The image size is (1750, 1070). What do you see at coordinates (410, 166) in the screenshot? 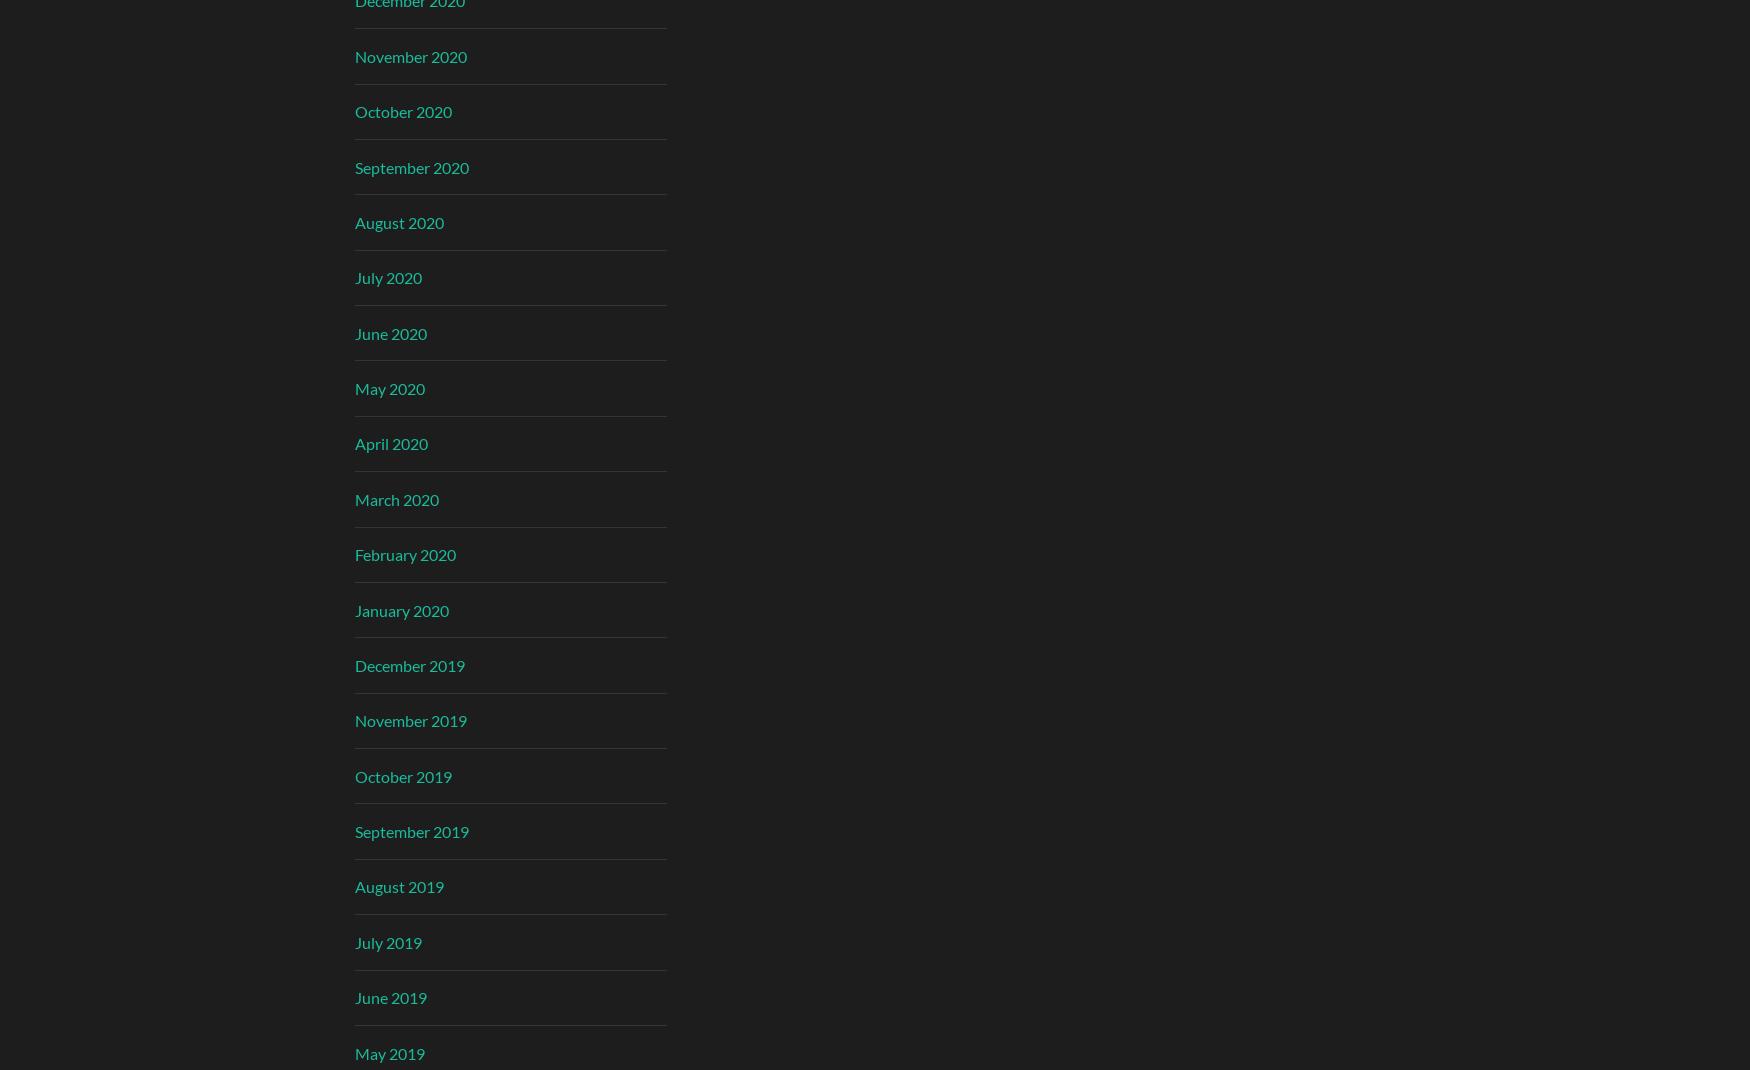
I see `'September 2020'` at bounding box center [410, 166].